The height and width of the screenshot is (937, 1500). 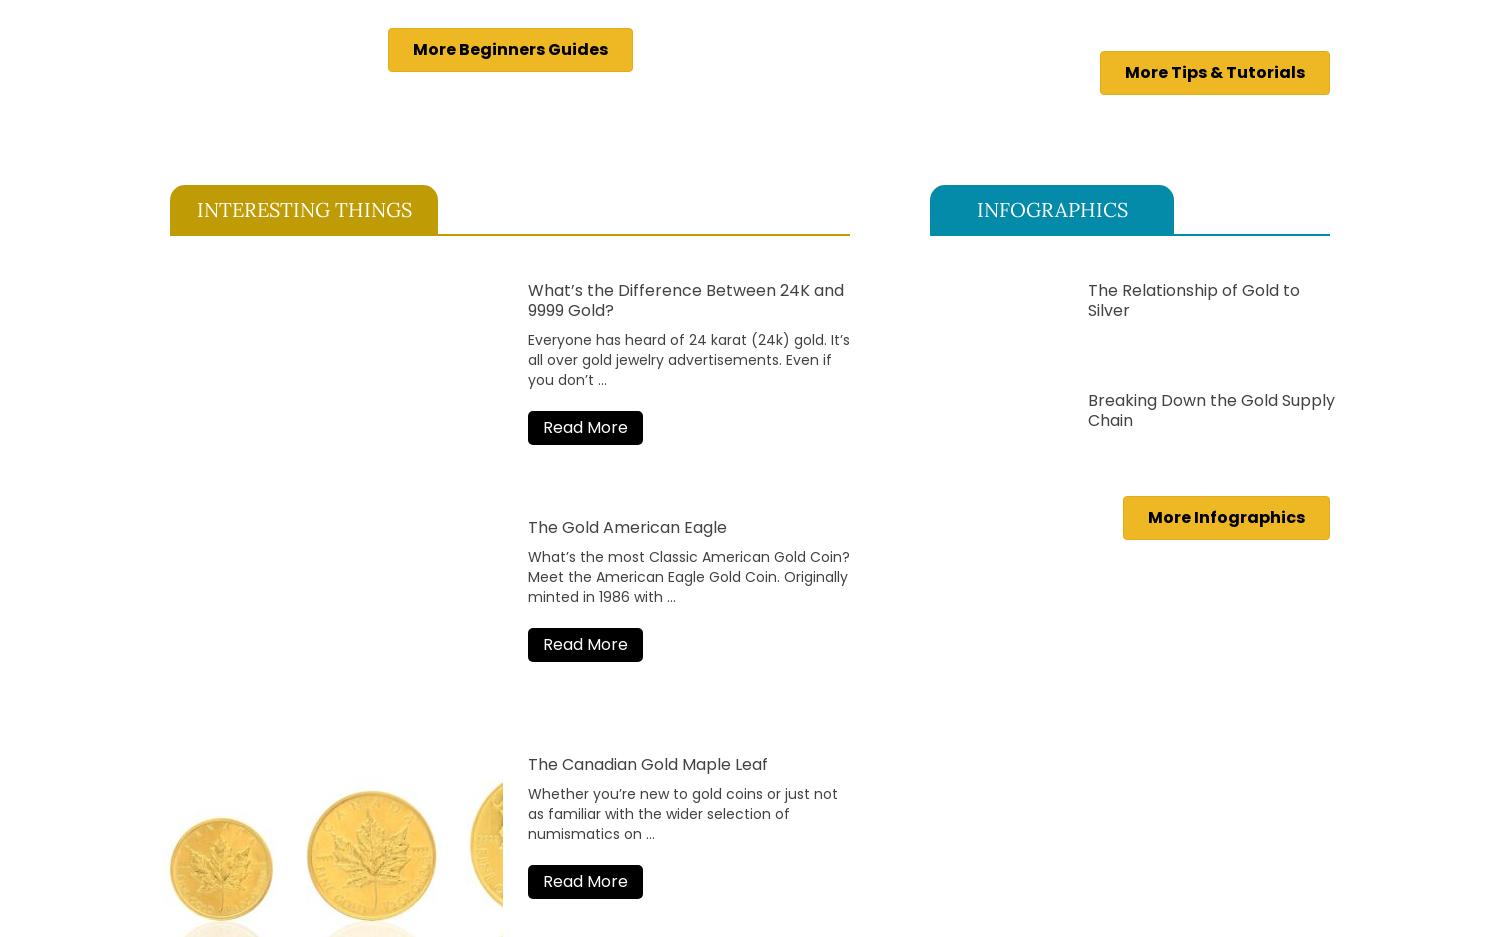 I want to click on 'The Relationship of Gold to Silver', so click(x=1086, y=298).